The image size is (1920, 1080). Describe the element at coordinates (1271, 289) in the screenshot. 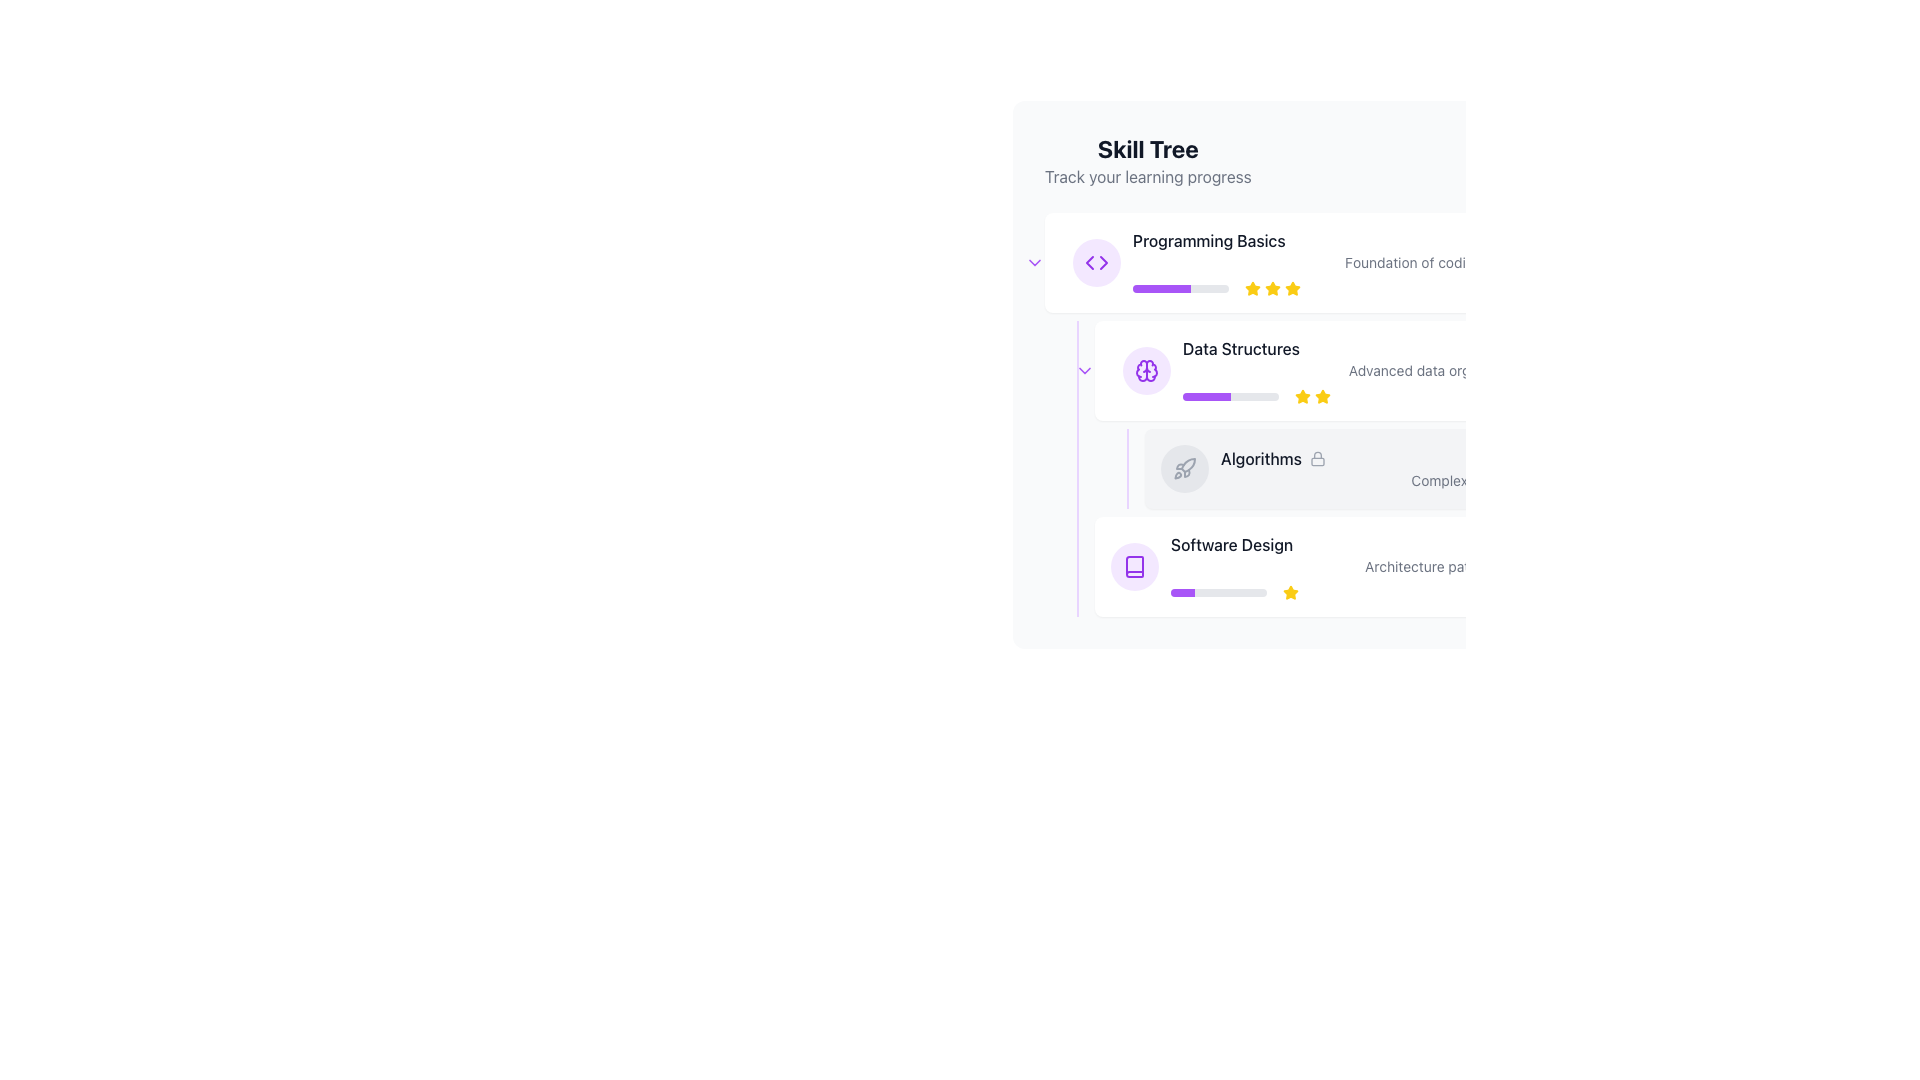

I see `the second star-shaped icon from the left in the rating component for the 'Programming Basics' section in the 'Skill Tree' interface to understand its status` at that location.